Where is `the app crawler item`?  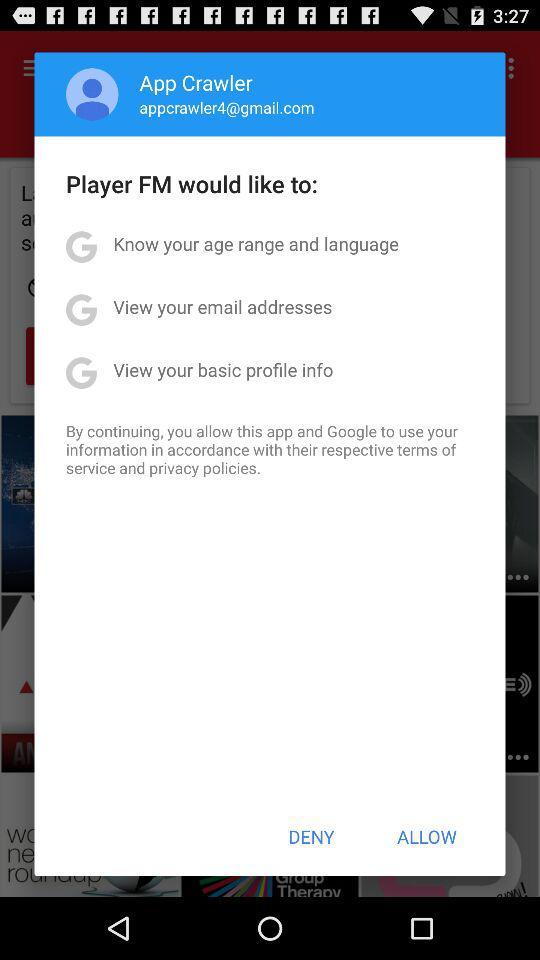
the app crawler item is located at coordinates (196, 82).